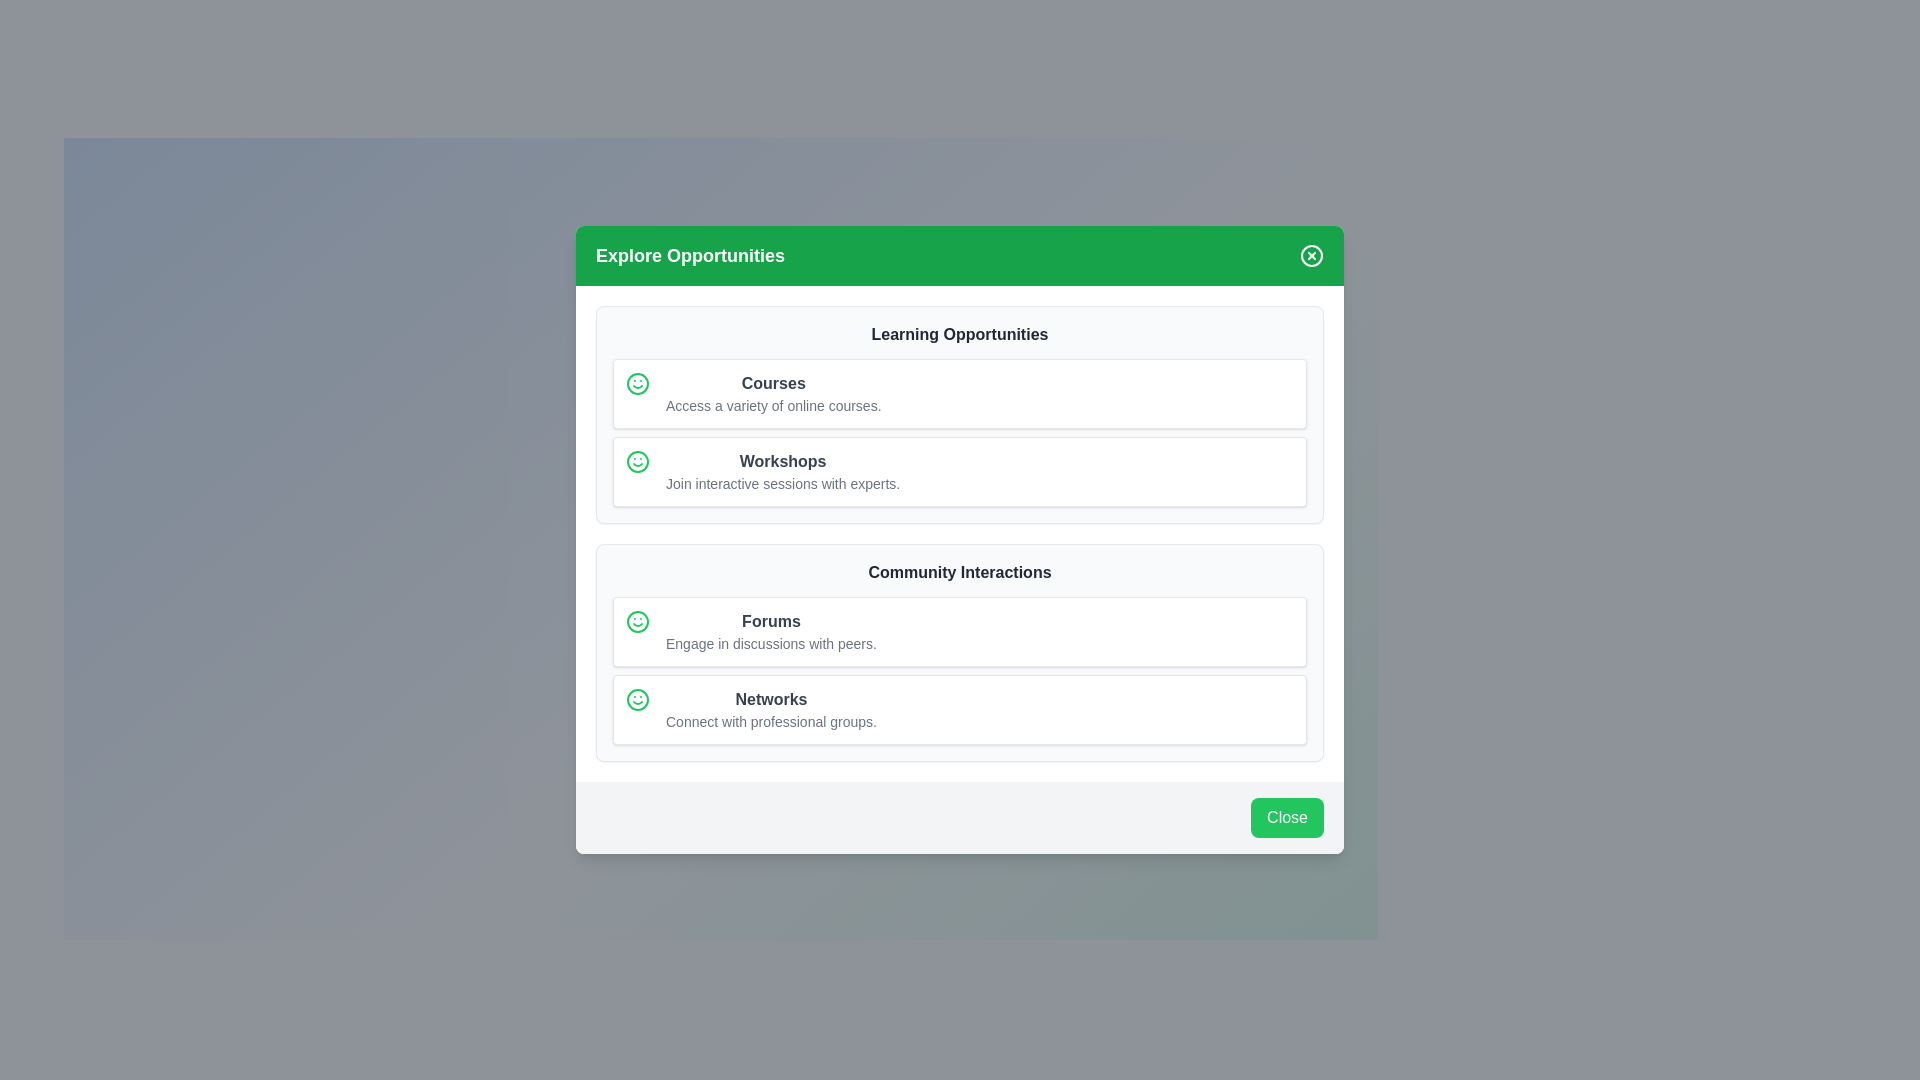  Describe the element at coordinates (772, 393) in the screenshot. I see `the Text block that introduces the 'Courses' section, located in the upper section of the modal under 'Learning Opportunities'` at that location.